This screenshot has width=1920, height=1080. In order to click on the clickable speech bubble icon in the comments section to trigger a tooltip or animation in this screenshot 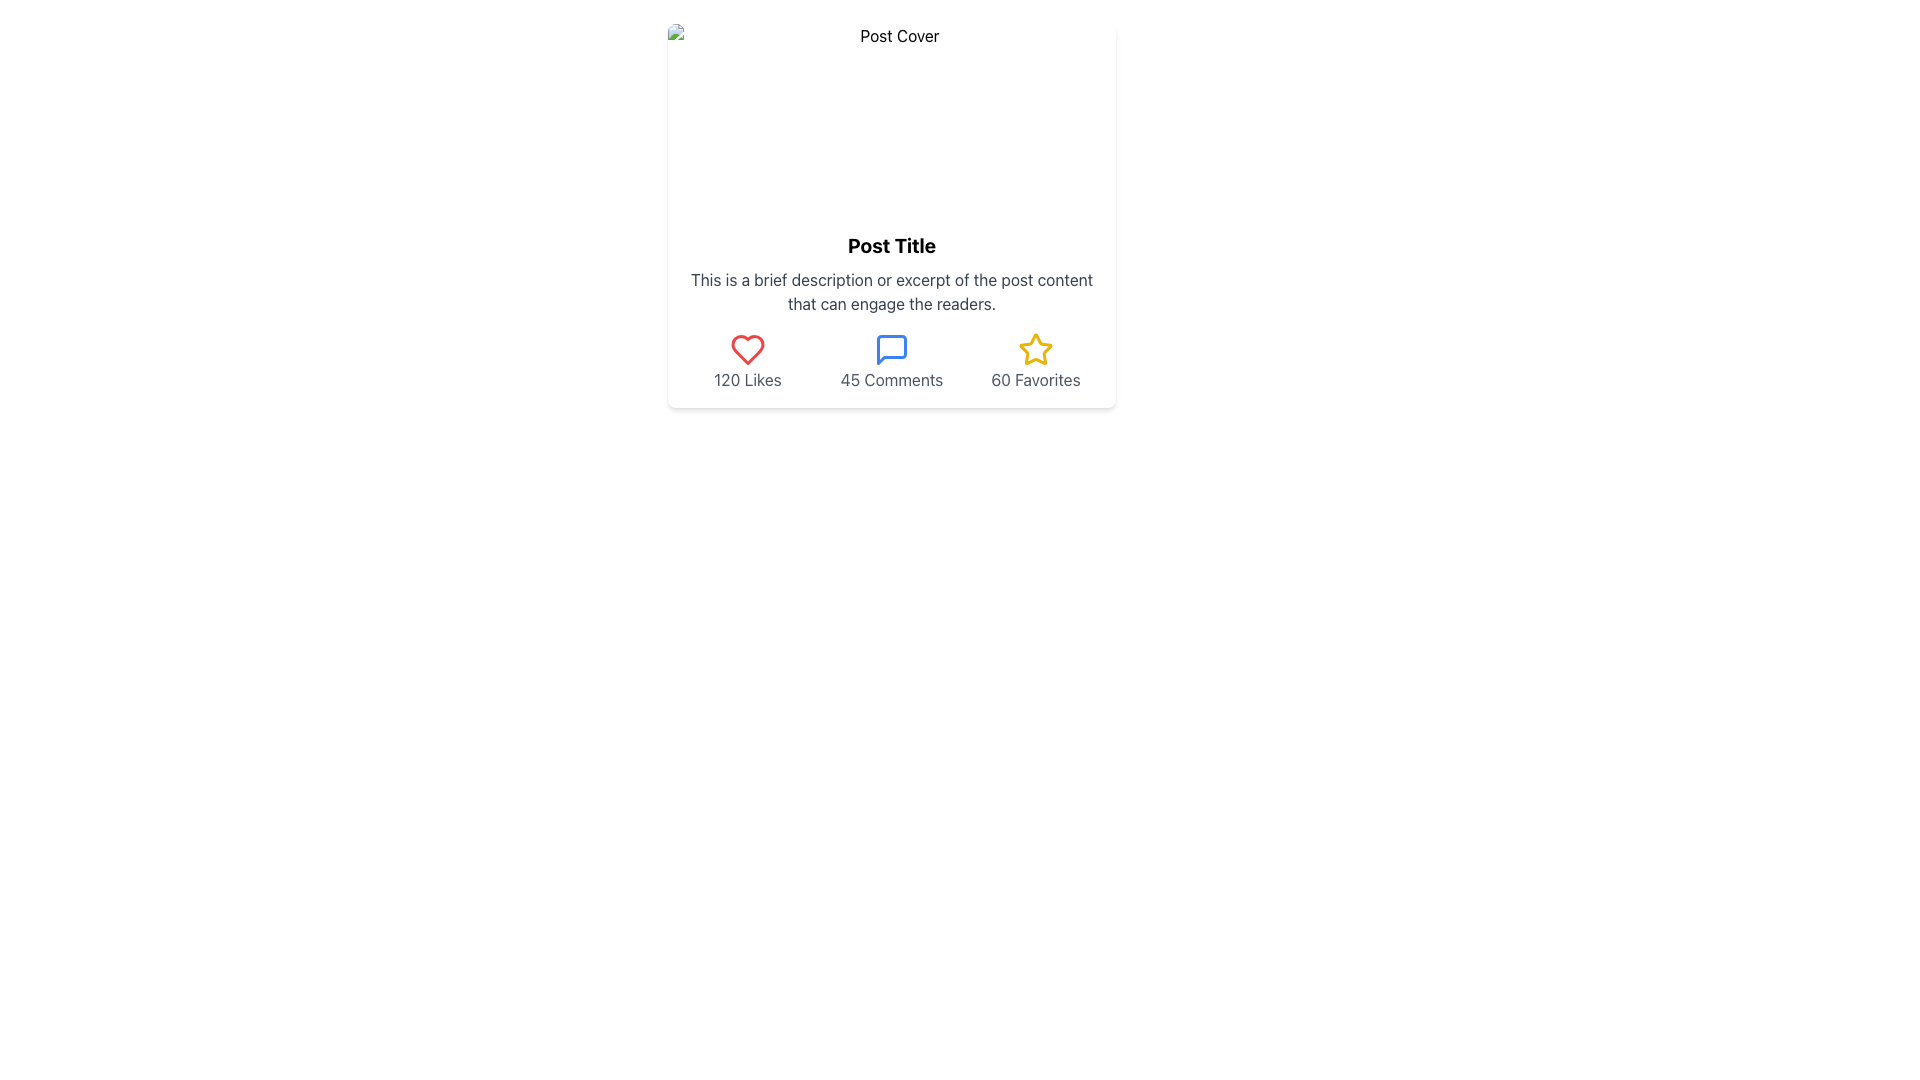, I will do `click(891, 349)`.